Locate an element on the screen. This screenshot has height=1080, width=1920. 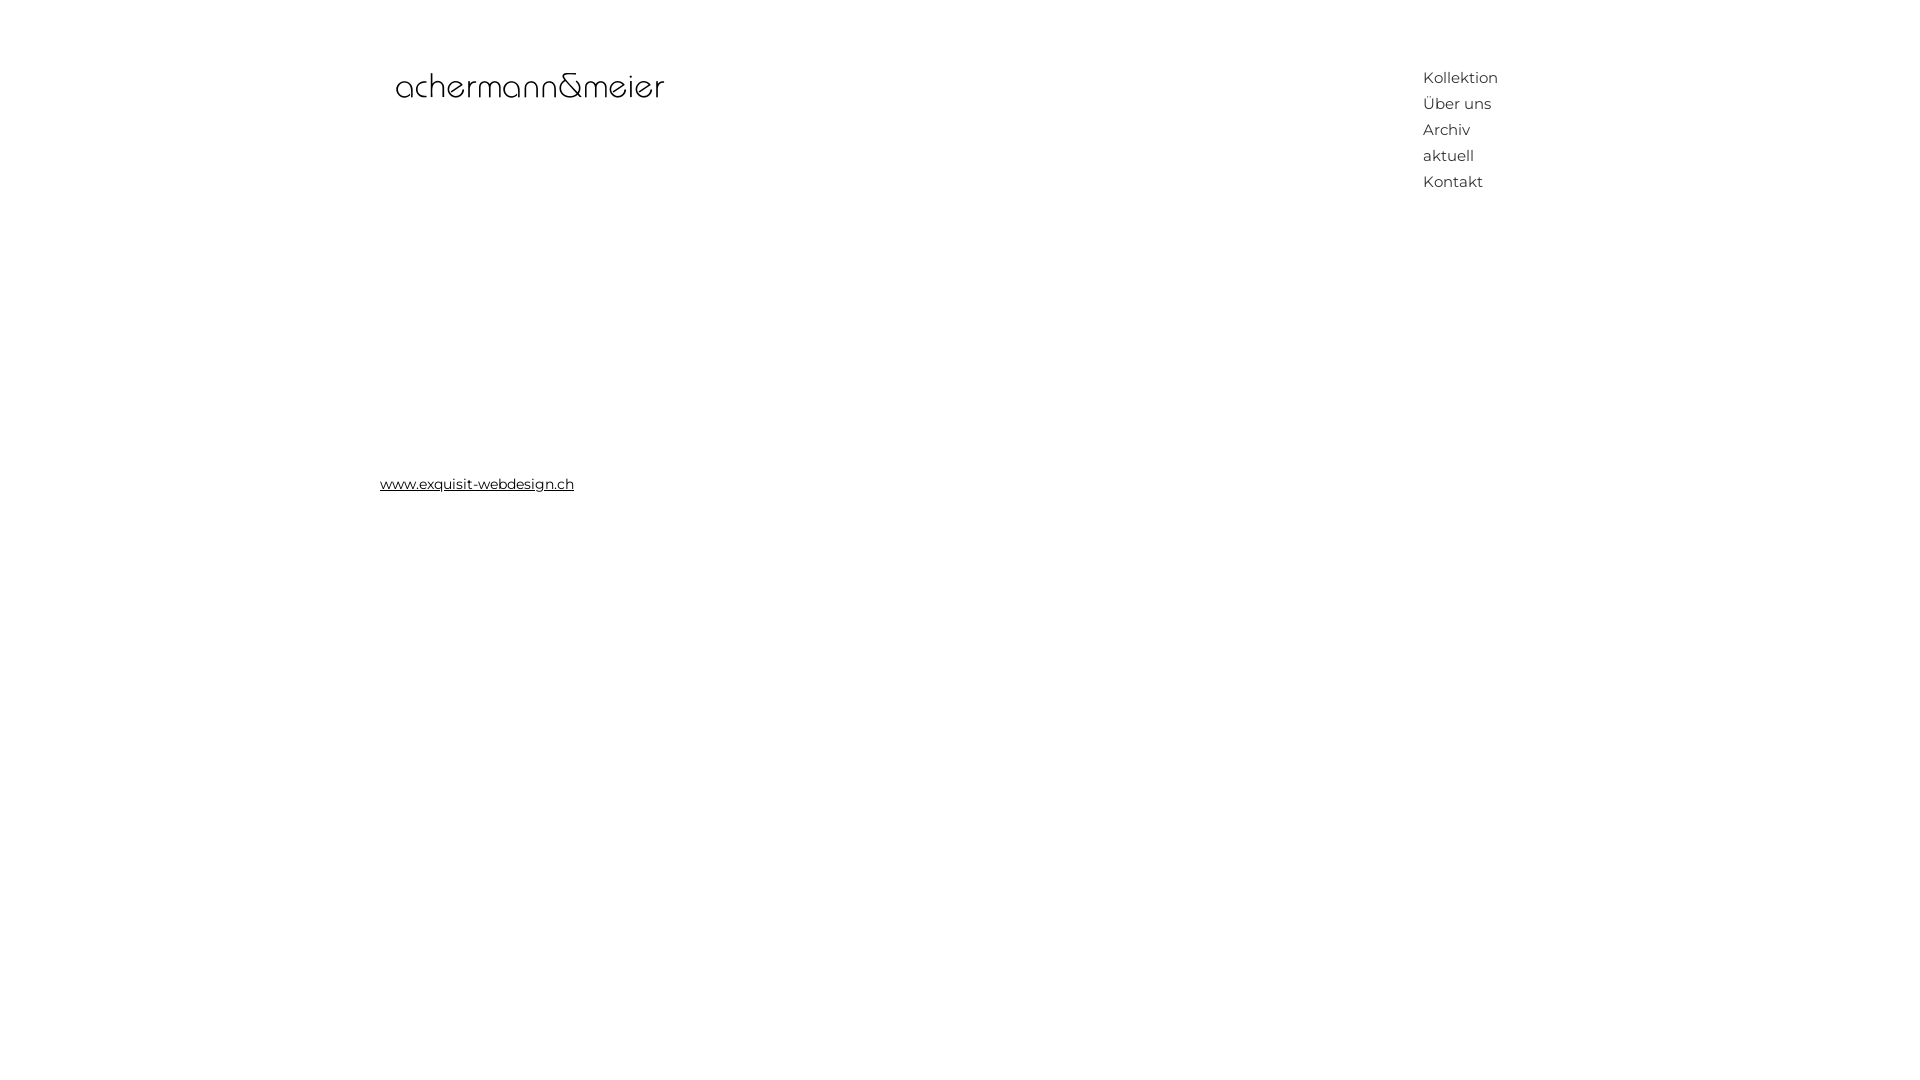
'www.exquisit-webdesign.ch' is located at coordinates (379, 483).